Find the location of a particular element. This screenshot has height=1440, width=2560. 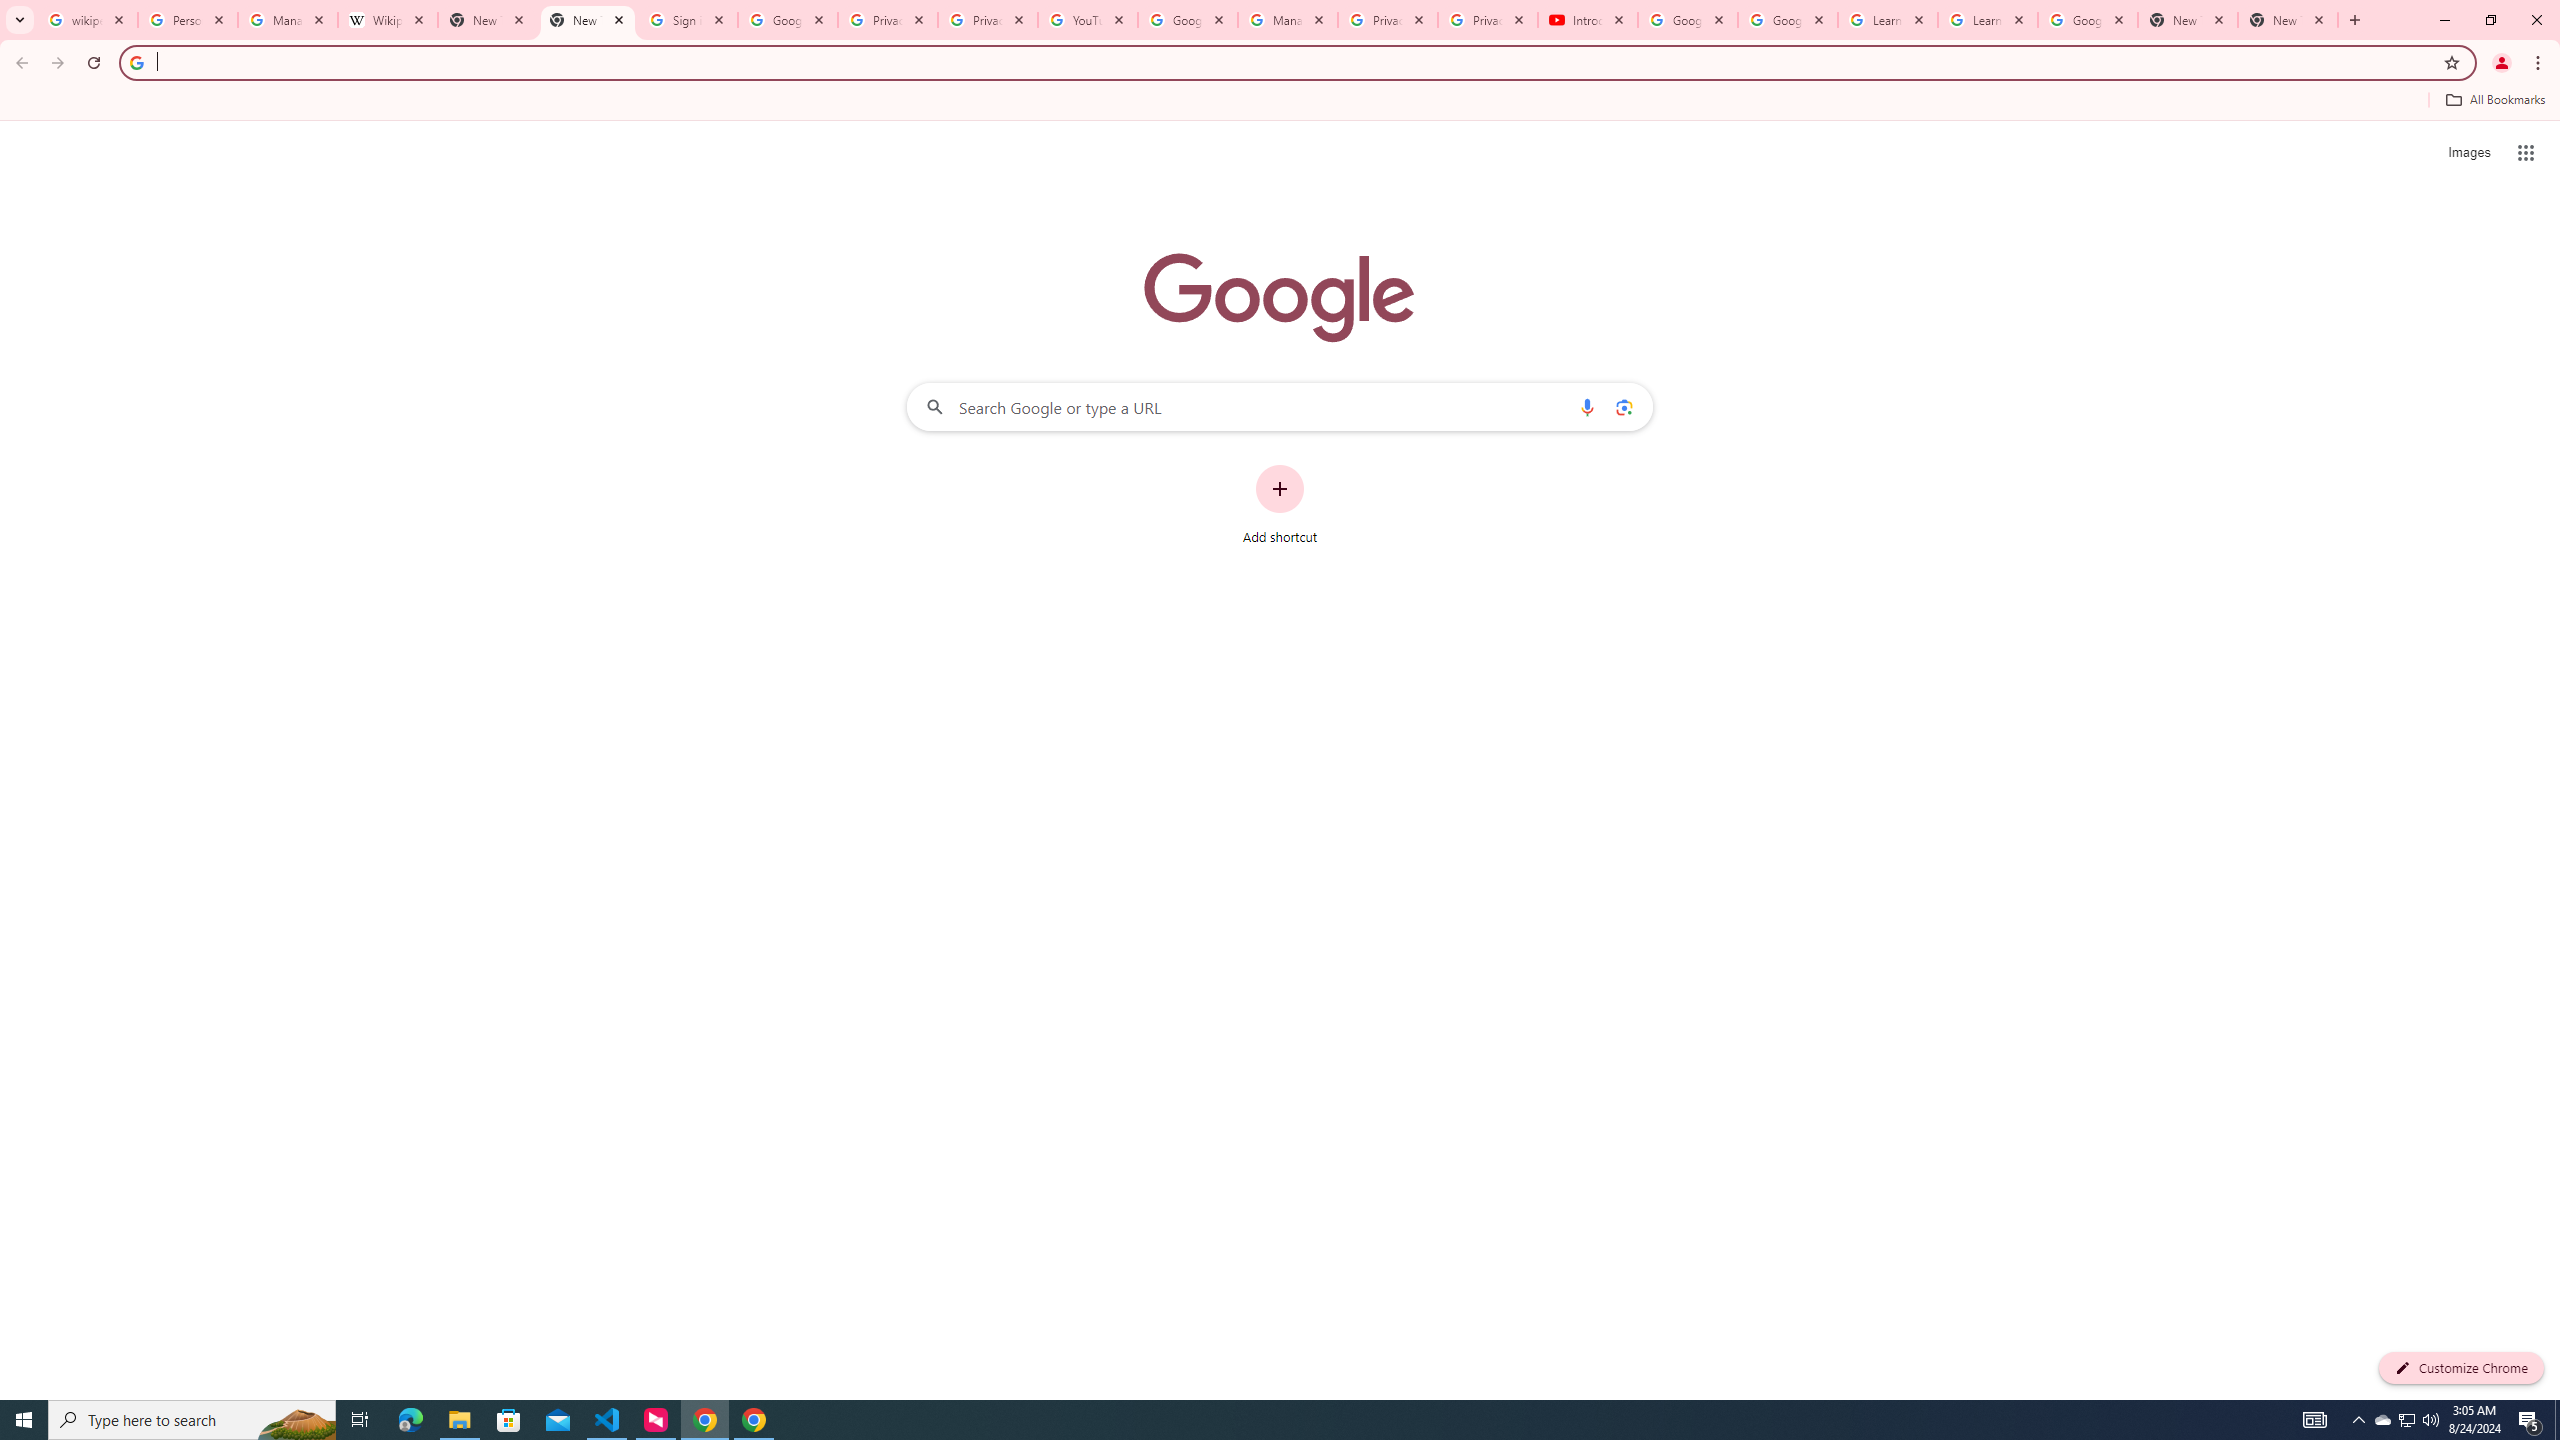

'Manage your Location History - Google Search Help' is located at coordinates (288, 19).